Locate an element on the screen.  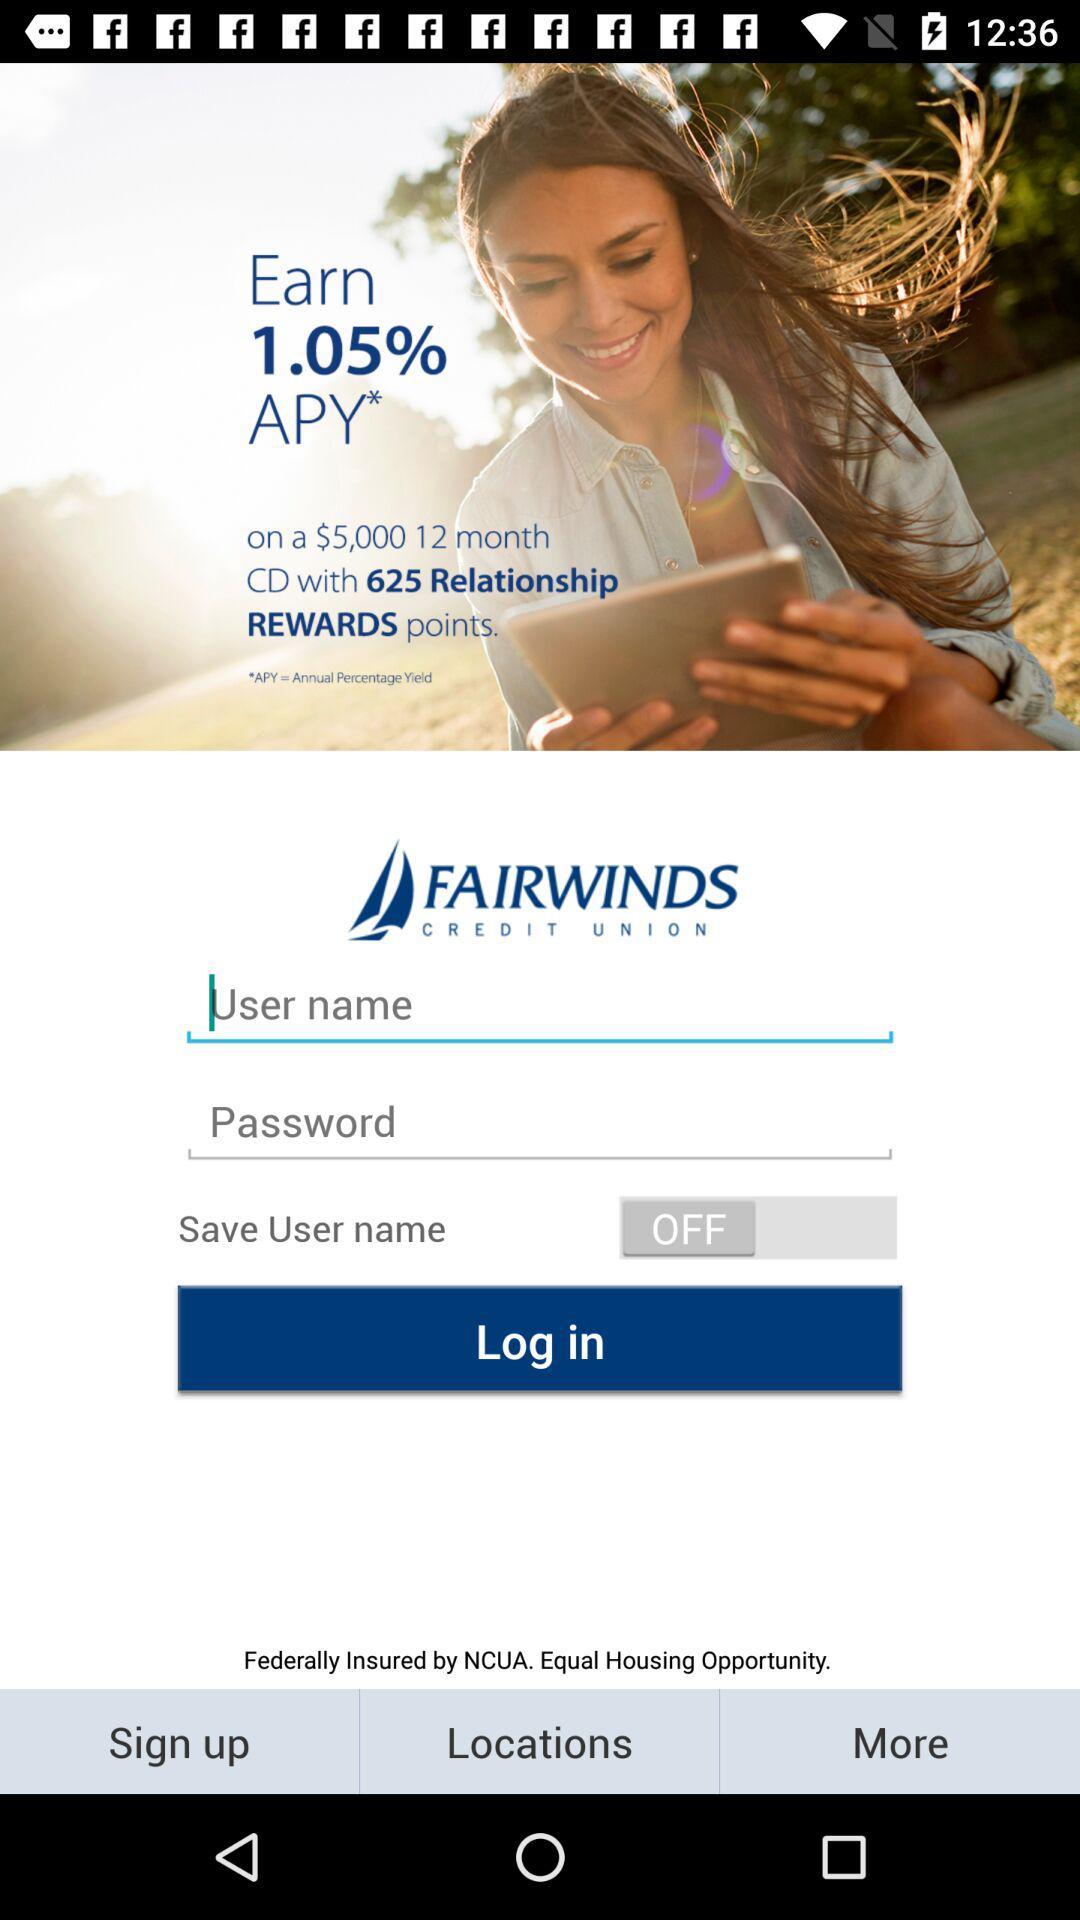
the button right to the locations is located at coordinates (898, 1740).